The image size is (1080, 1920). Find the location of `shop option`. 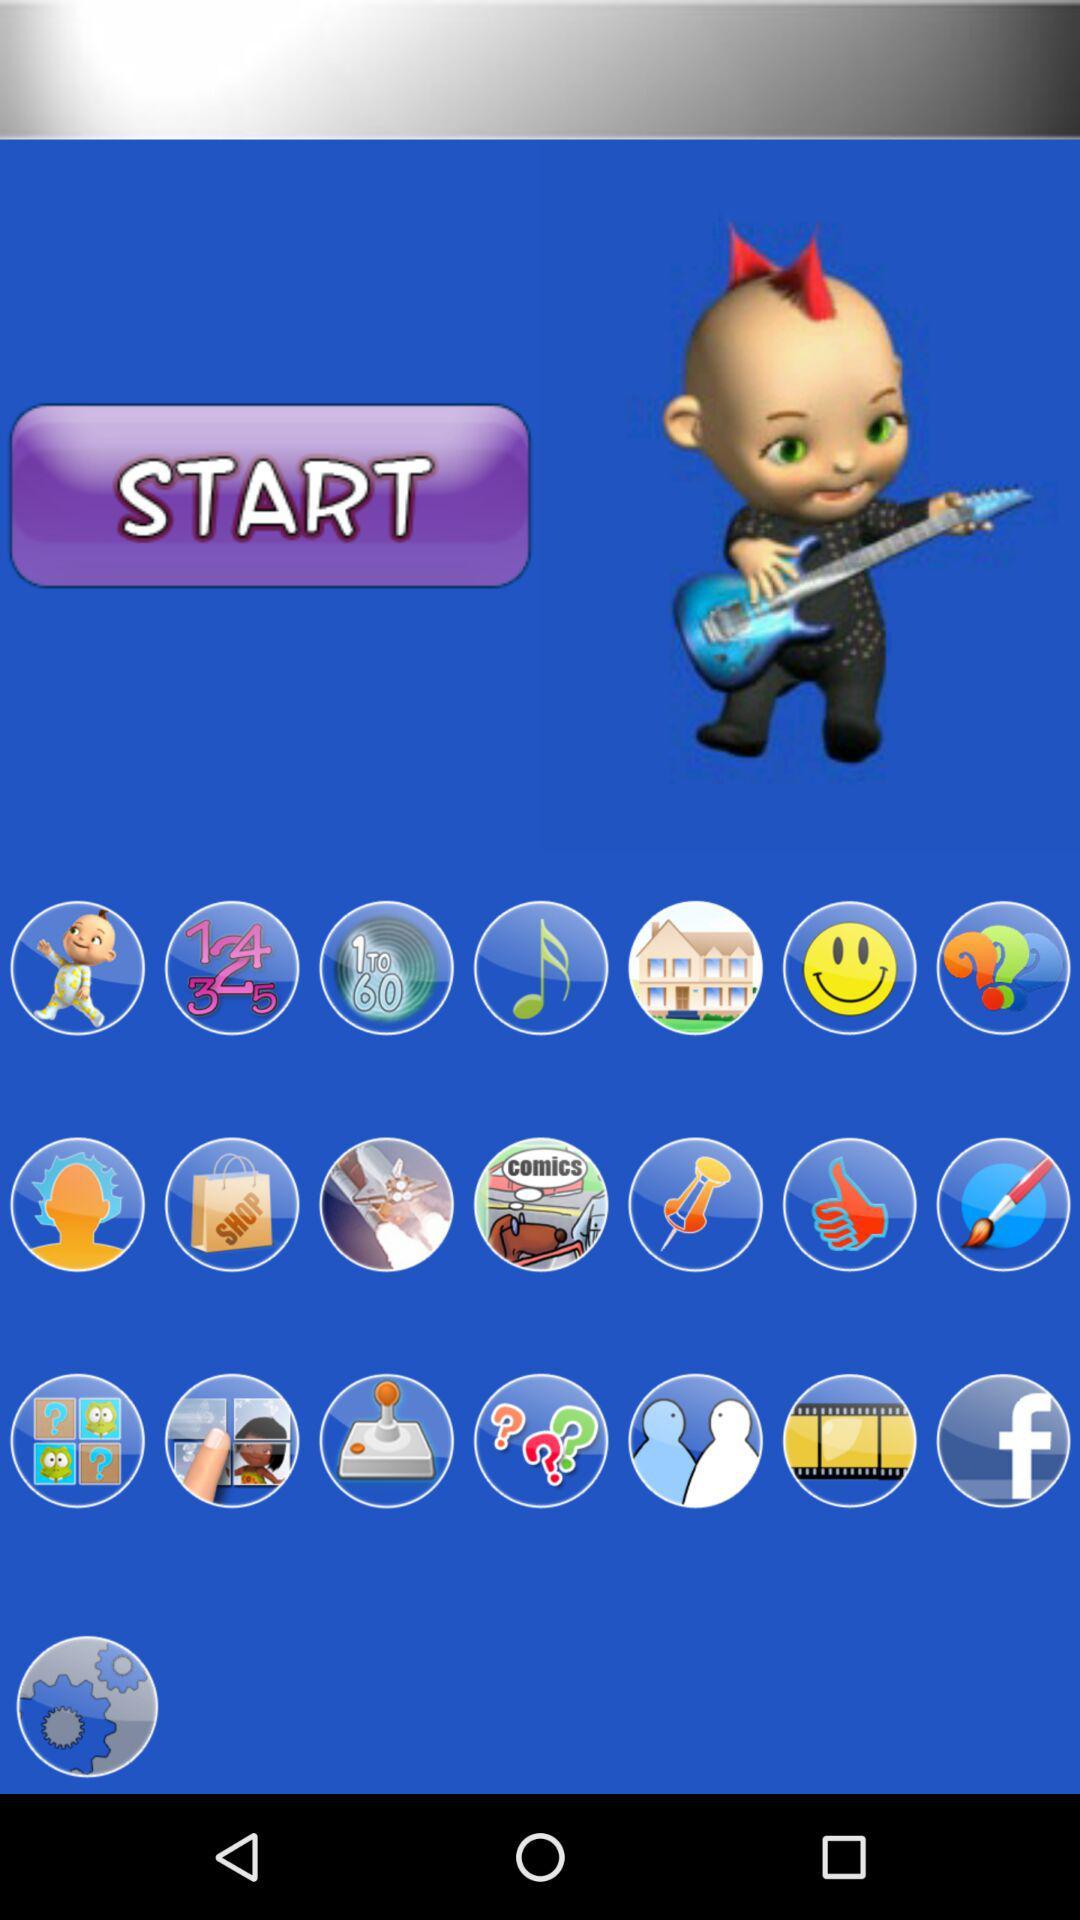

shop option is located at coordinates (230, 1203).